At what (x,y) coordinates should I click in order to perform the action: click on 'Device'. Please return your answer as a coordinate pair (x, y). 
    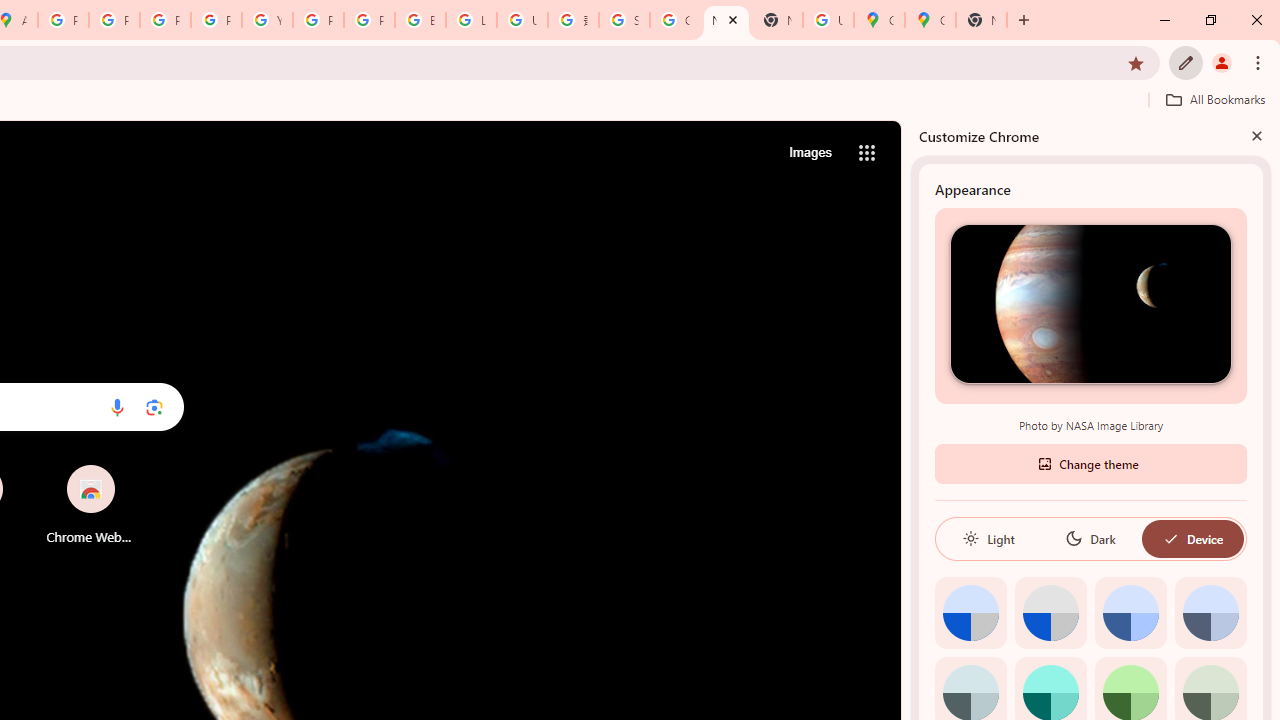
    Looking at the image, I should click on (1192, 537).